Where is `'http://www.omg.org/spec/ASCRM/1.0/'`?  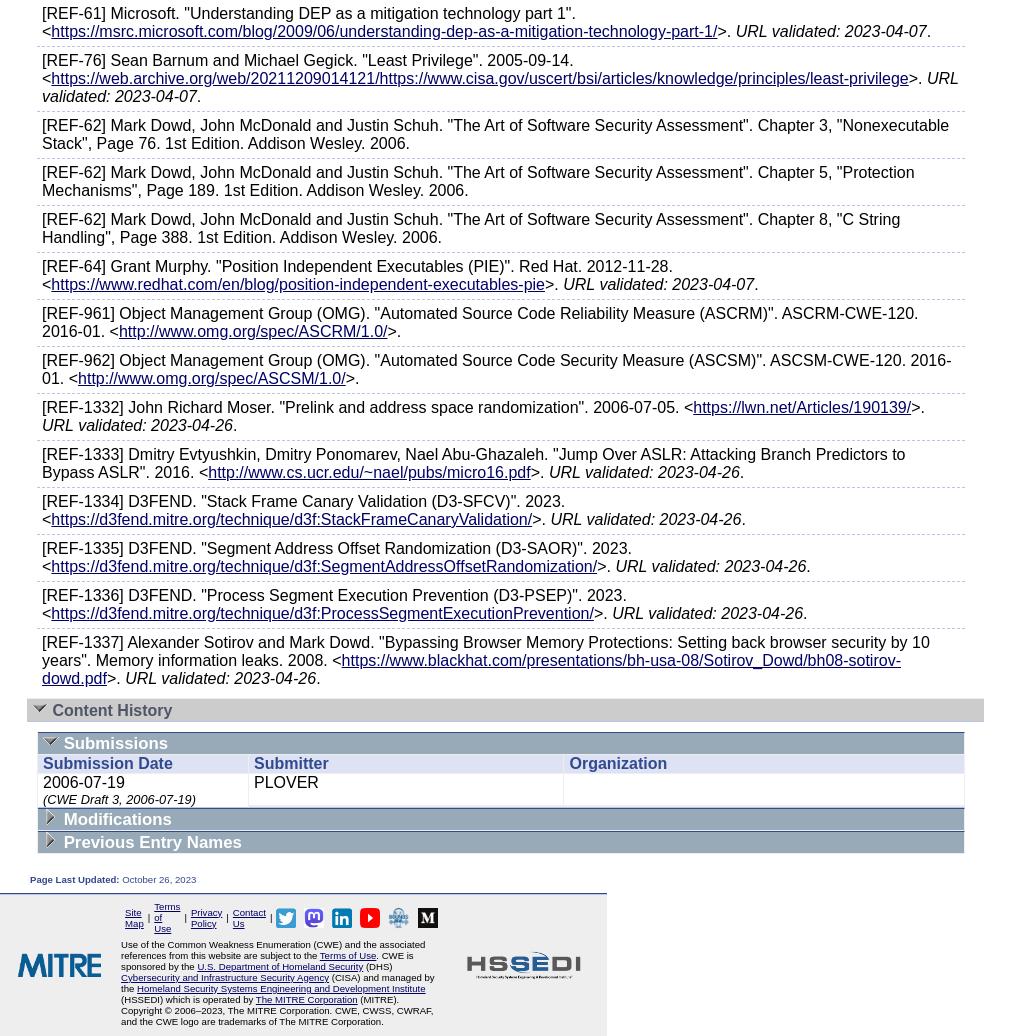
'http://www.omg.org/spec/ASCRM/1.0/' is located at coordinates (252, 331).